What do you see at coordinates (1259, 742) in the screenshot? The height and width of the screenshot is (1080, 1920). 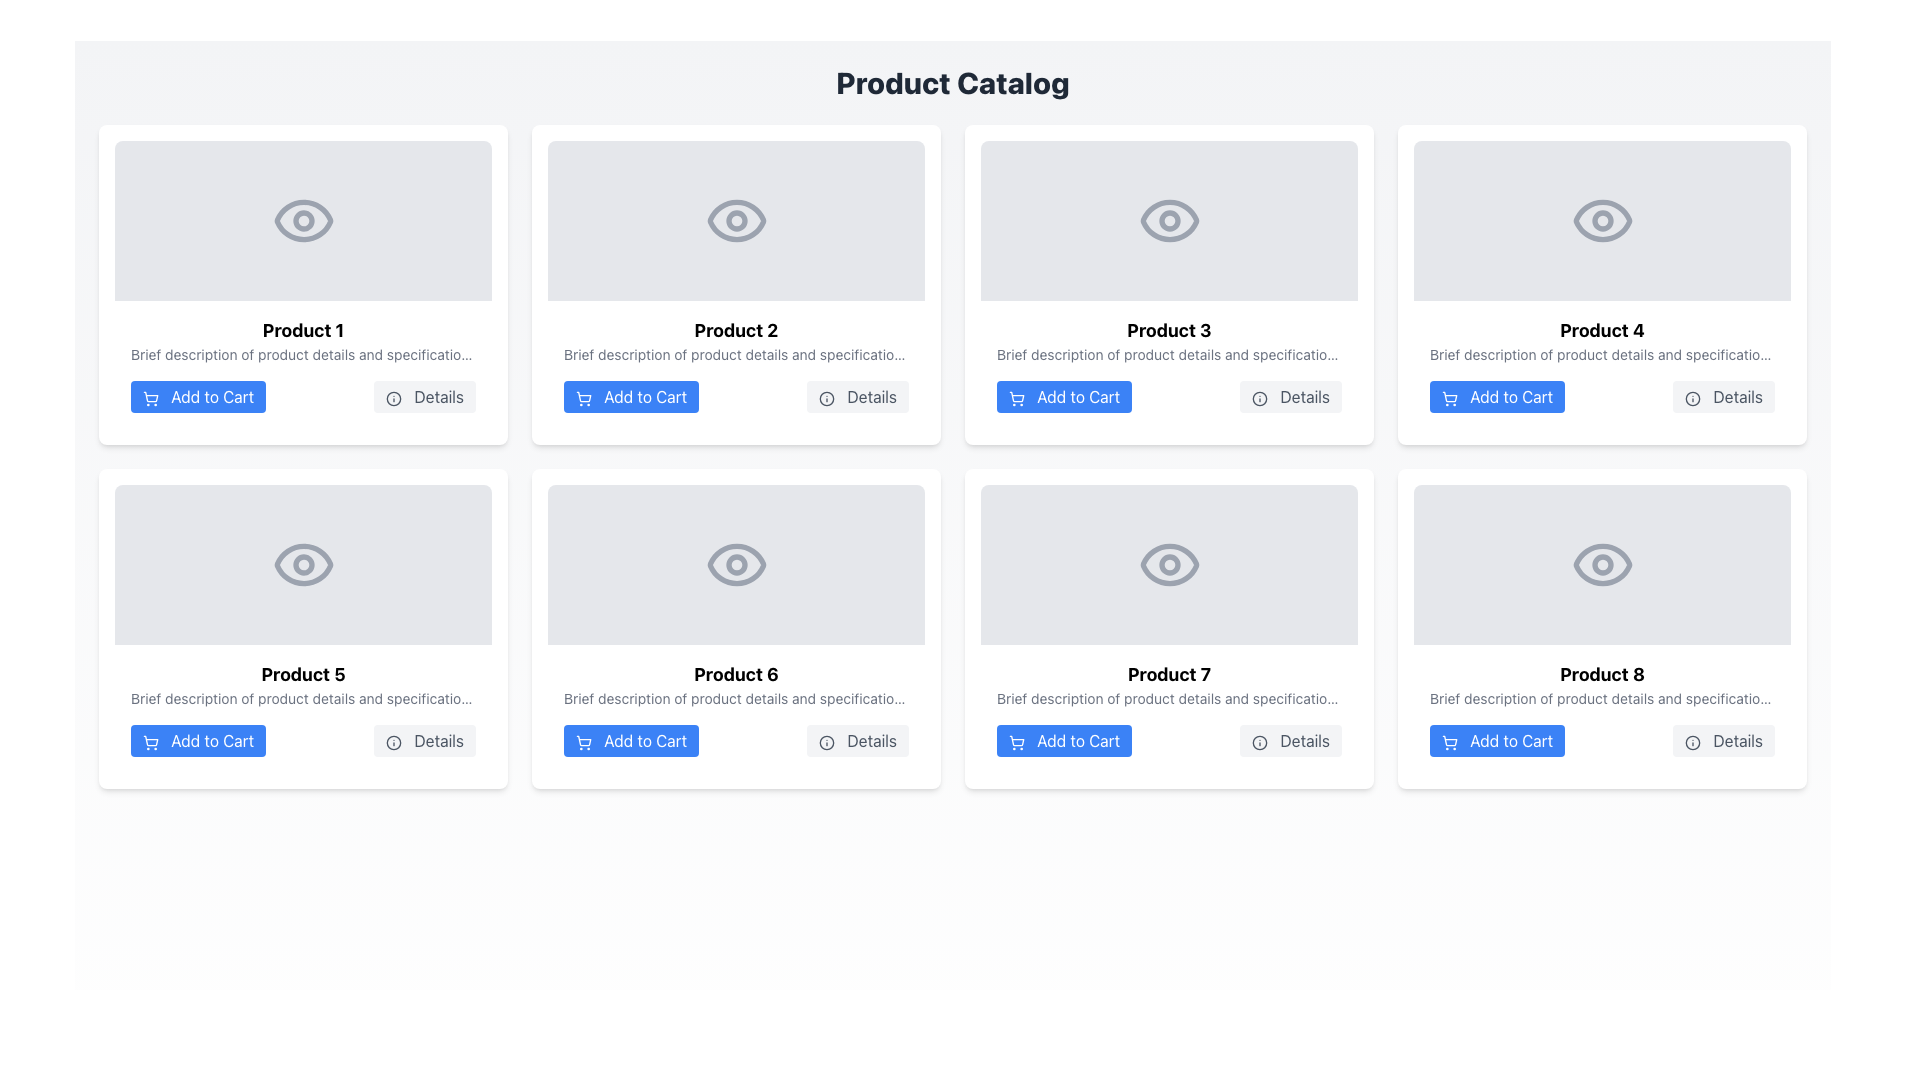 I see `the circular informational icon with a gray outline embedded within the 'Details' button for Product 7, located in the bottom-right section of the Product 7 card` at bounding box center [1259, 742].